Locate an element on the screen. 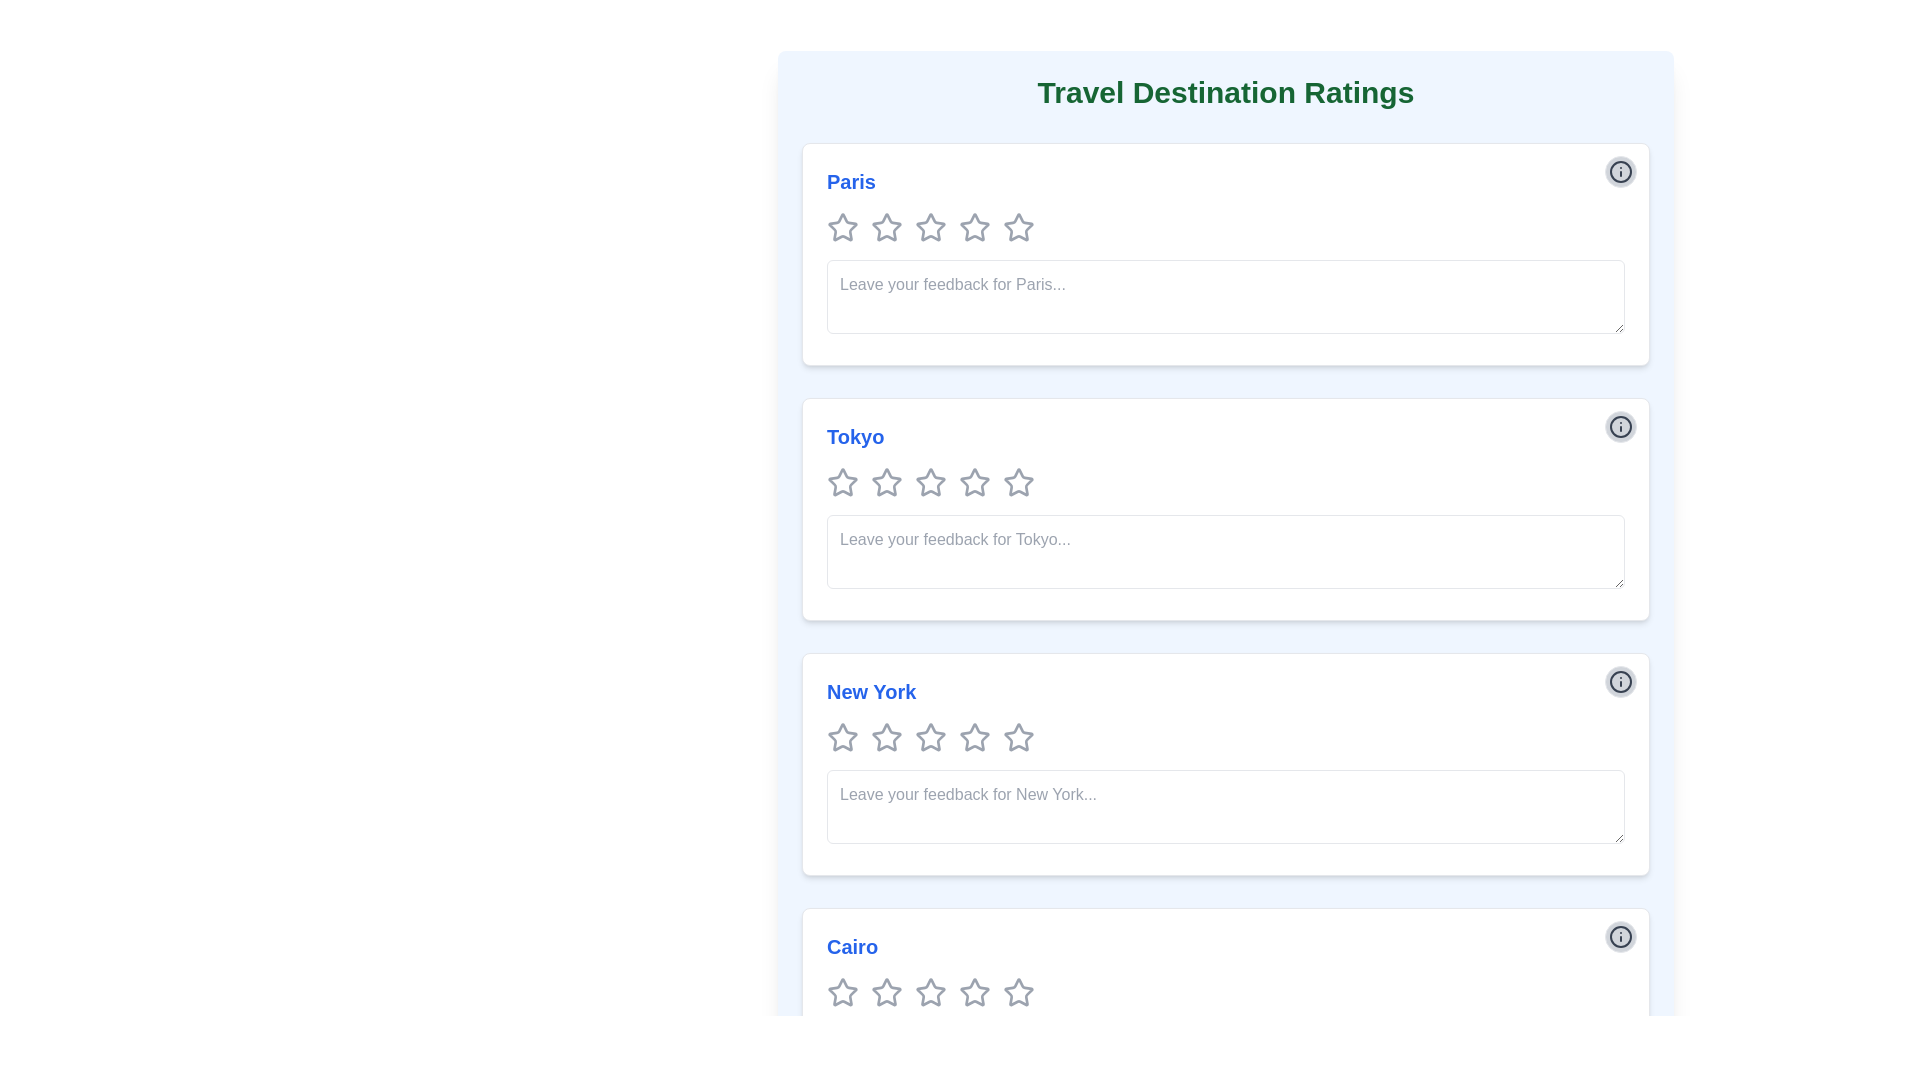 This screenshot has width=1920, height=1080. the fifth star icon in the New York rating section is located at coordinates (974, 737).